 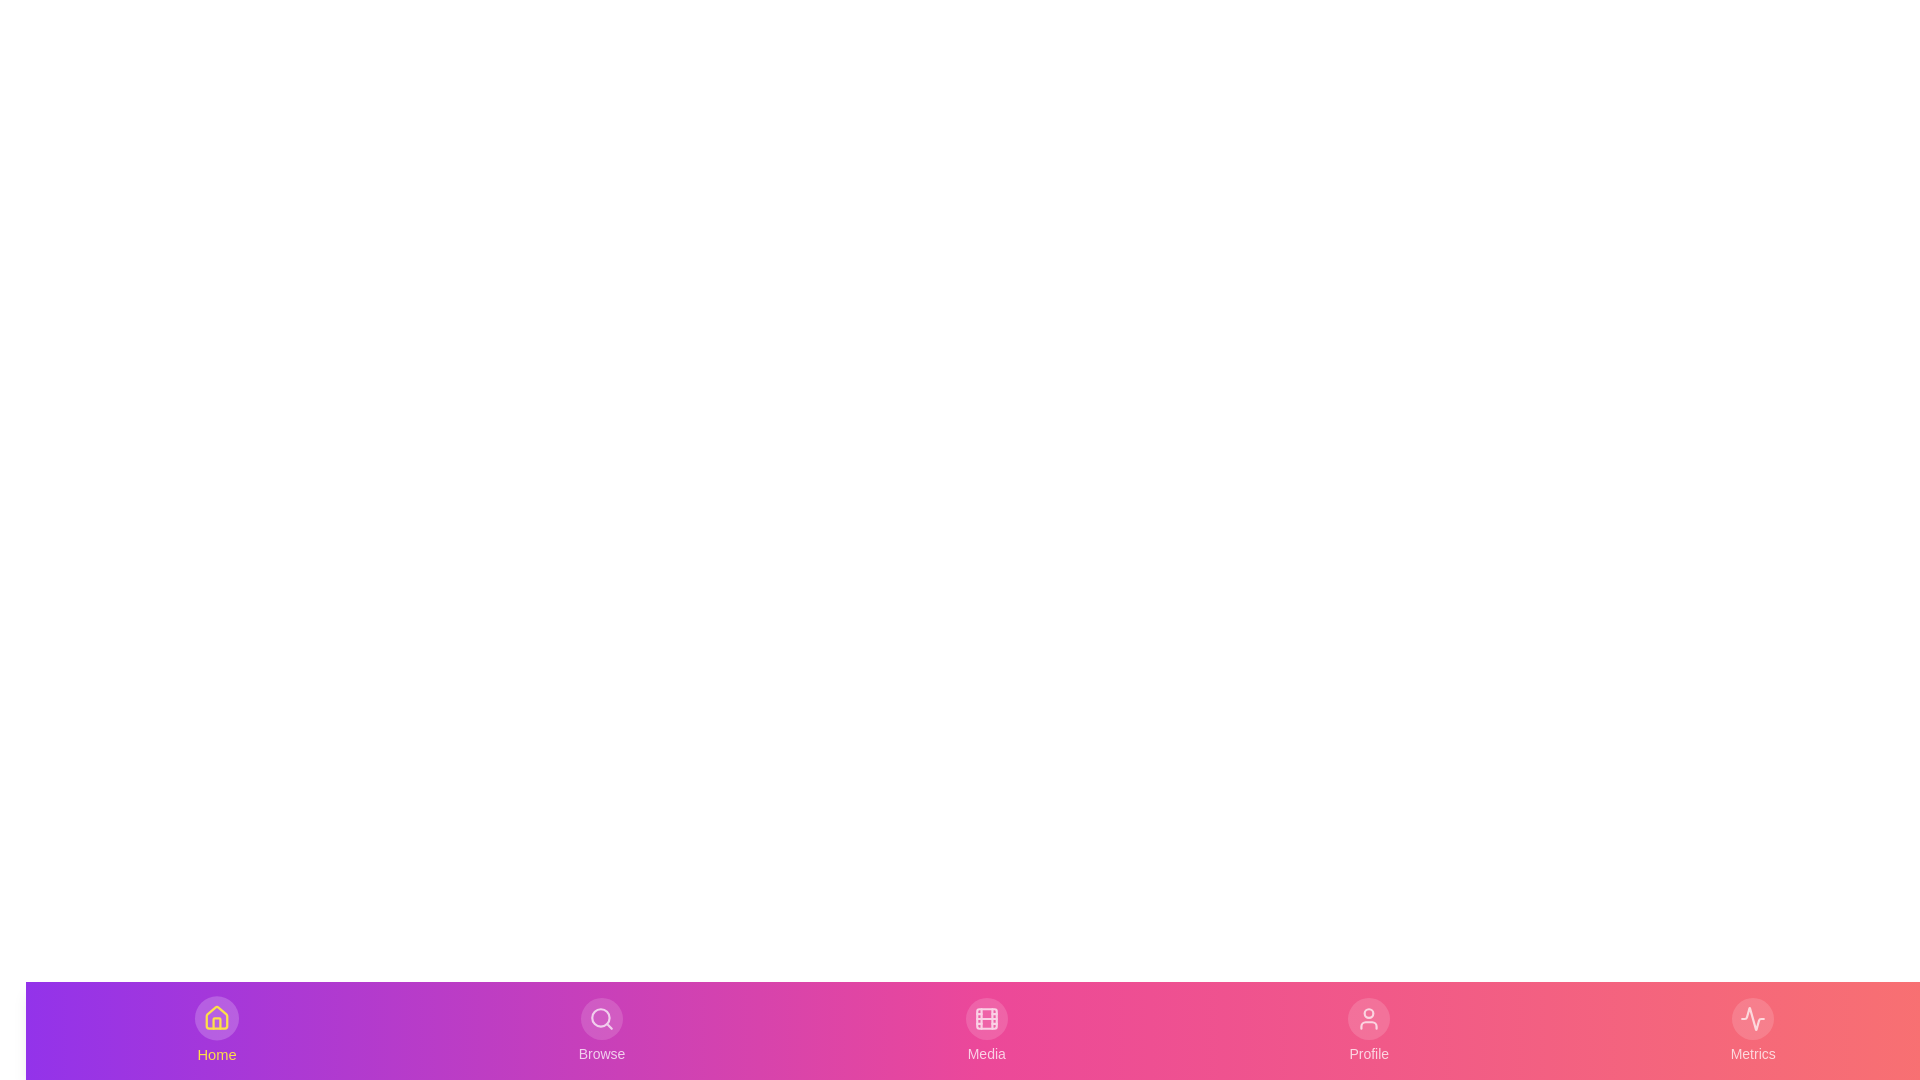 I want to click on the Profile tab to view its interaction effects, so click(x=1367, y=1030).